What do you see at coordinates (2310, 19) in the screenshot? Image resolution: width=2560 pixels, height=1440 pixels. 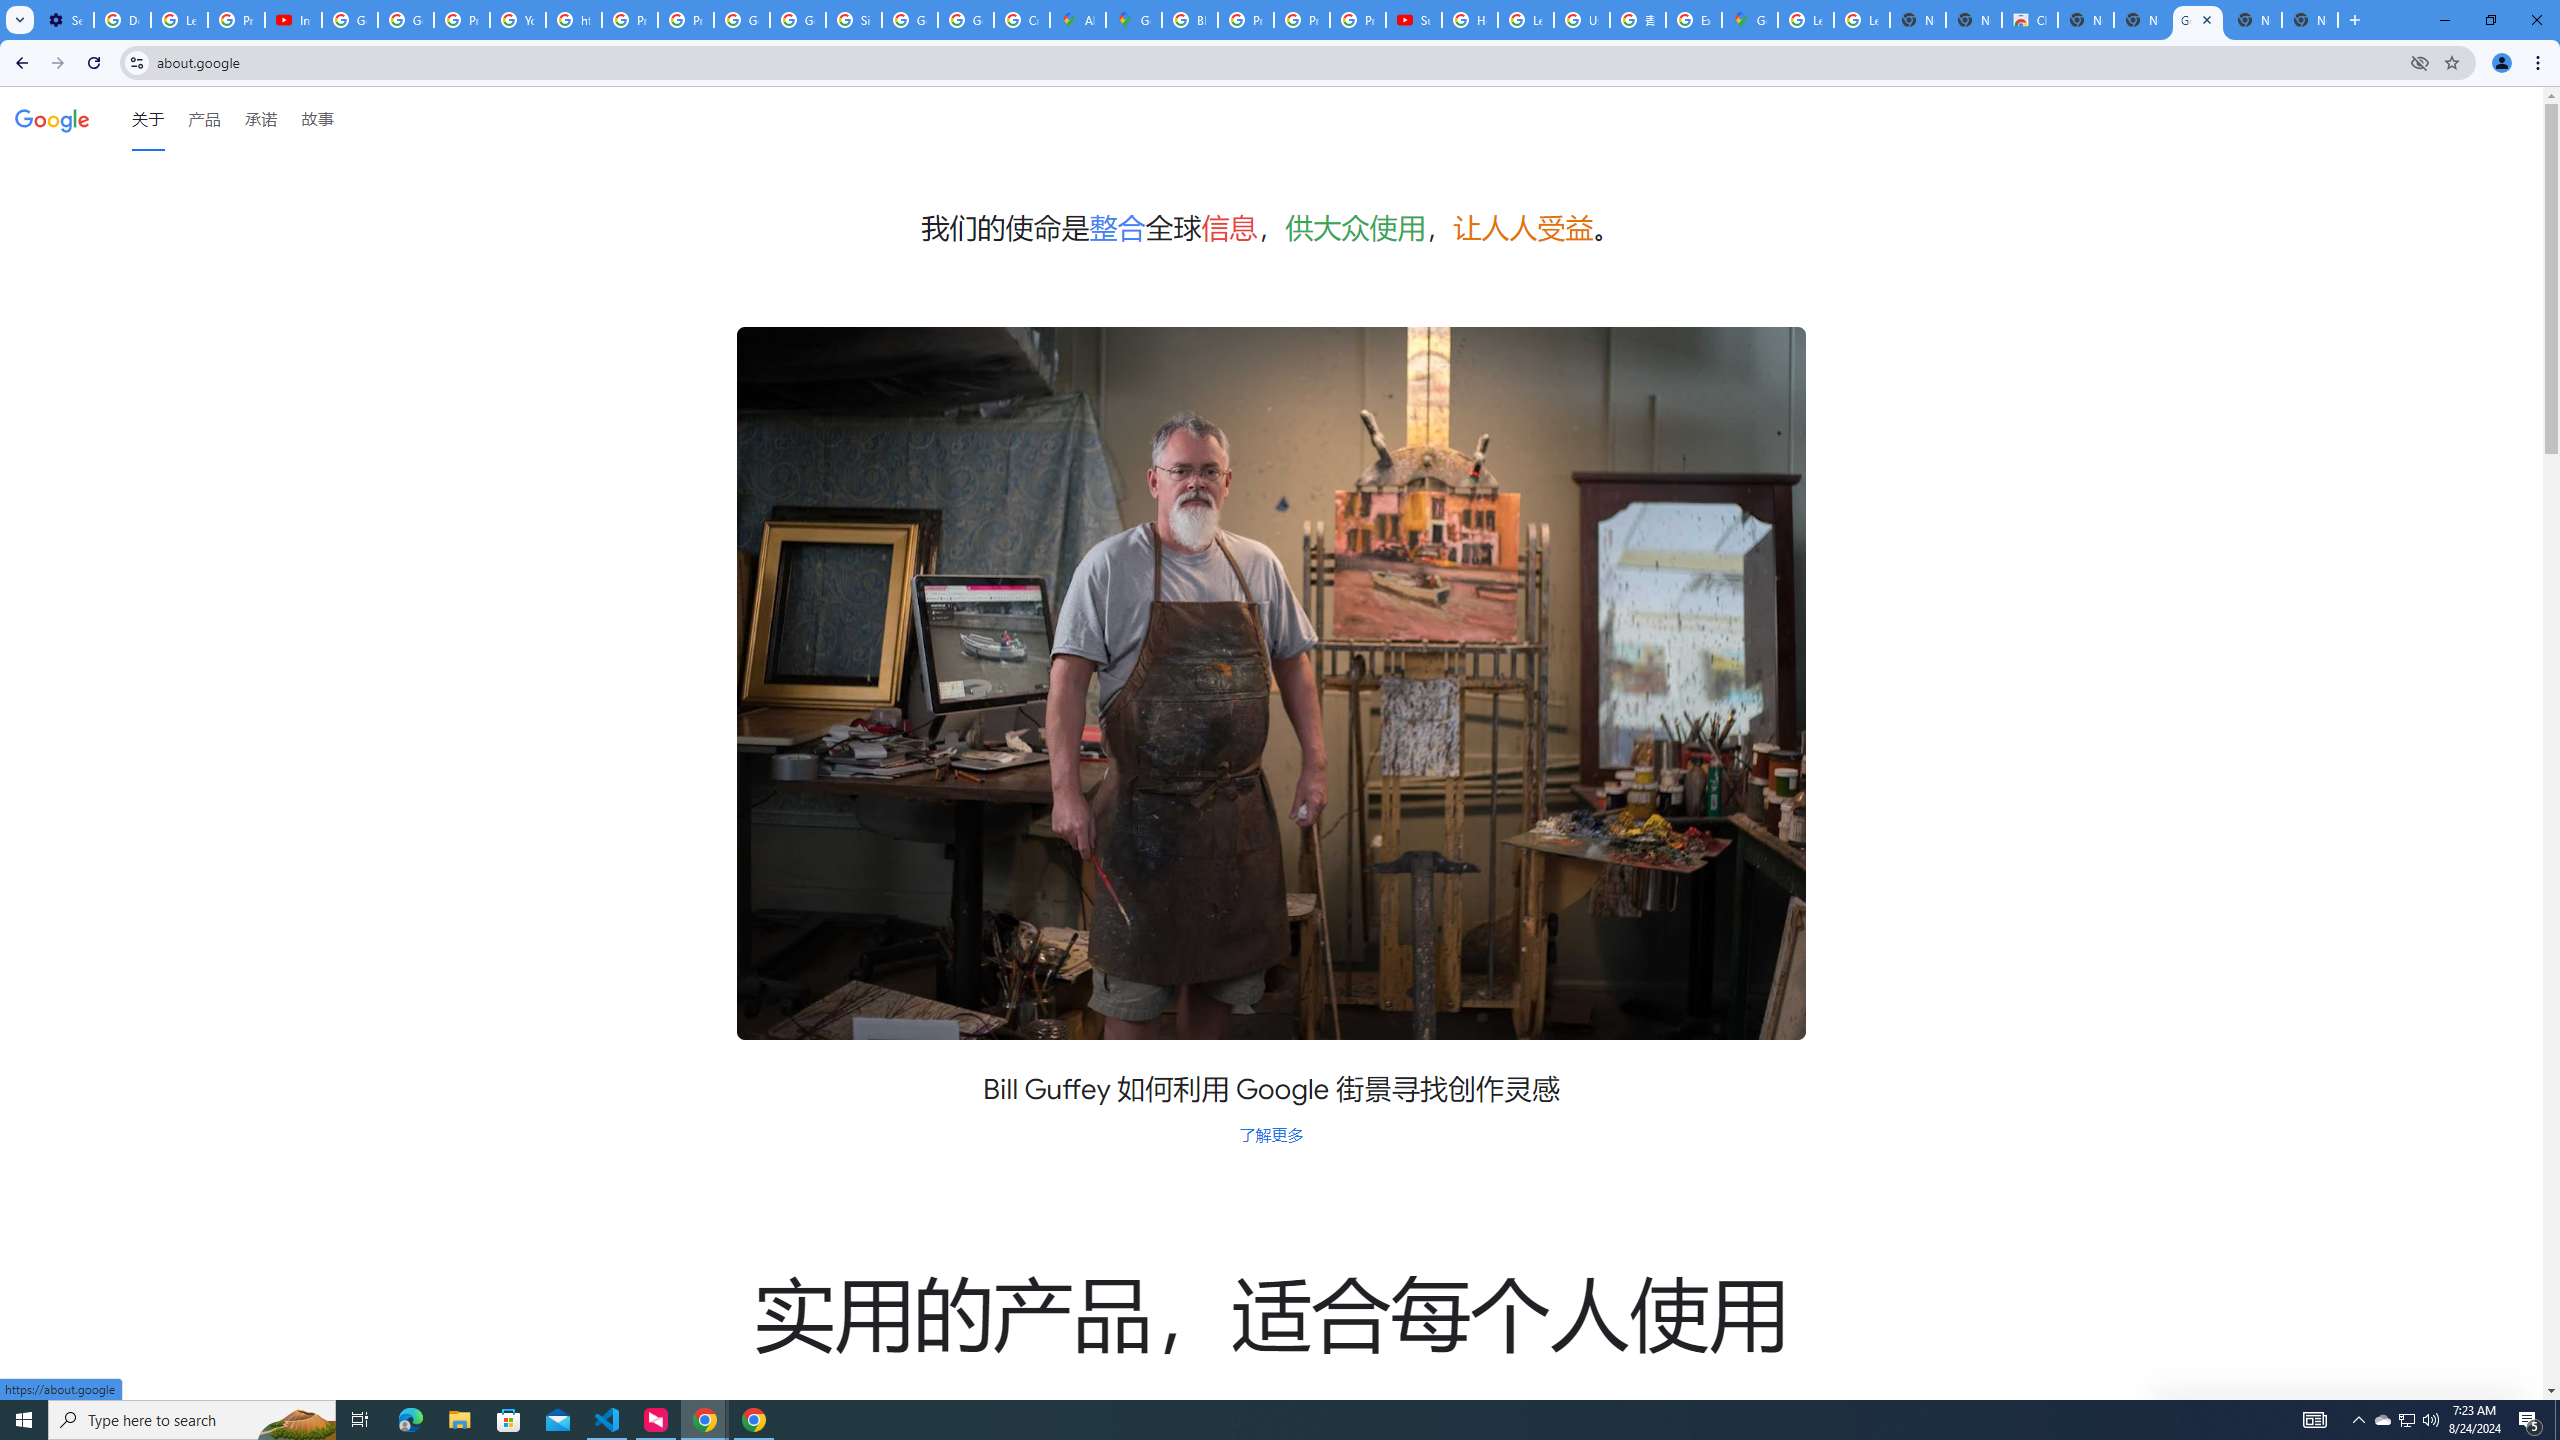 I see `'New Tab'` at bounding box center [2310, 19].